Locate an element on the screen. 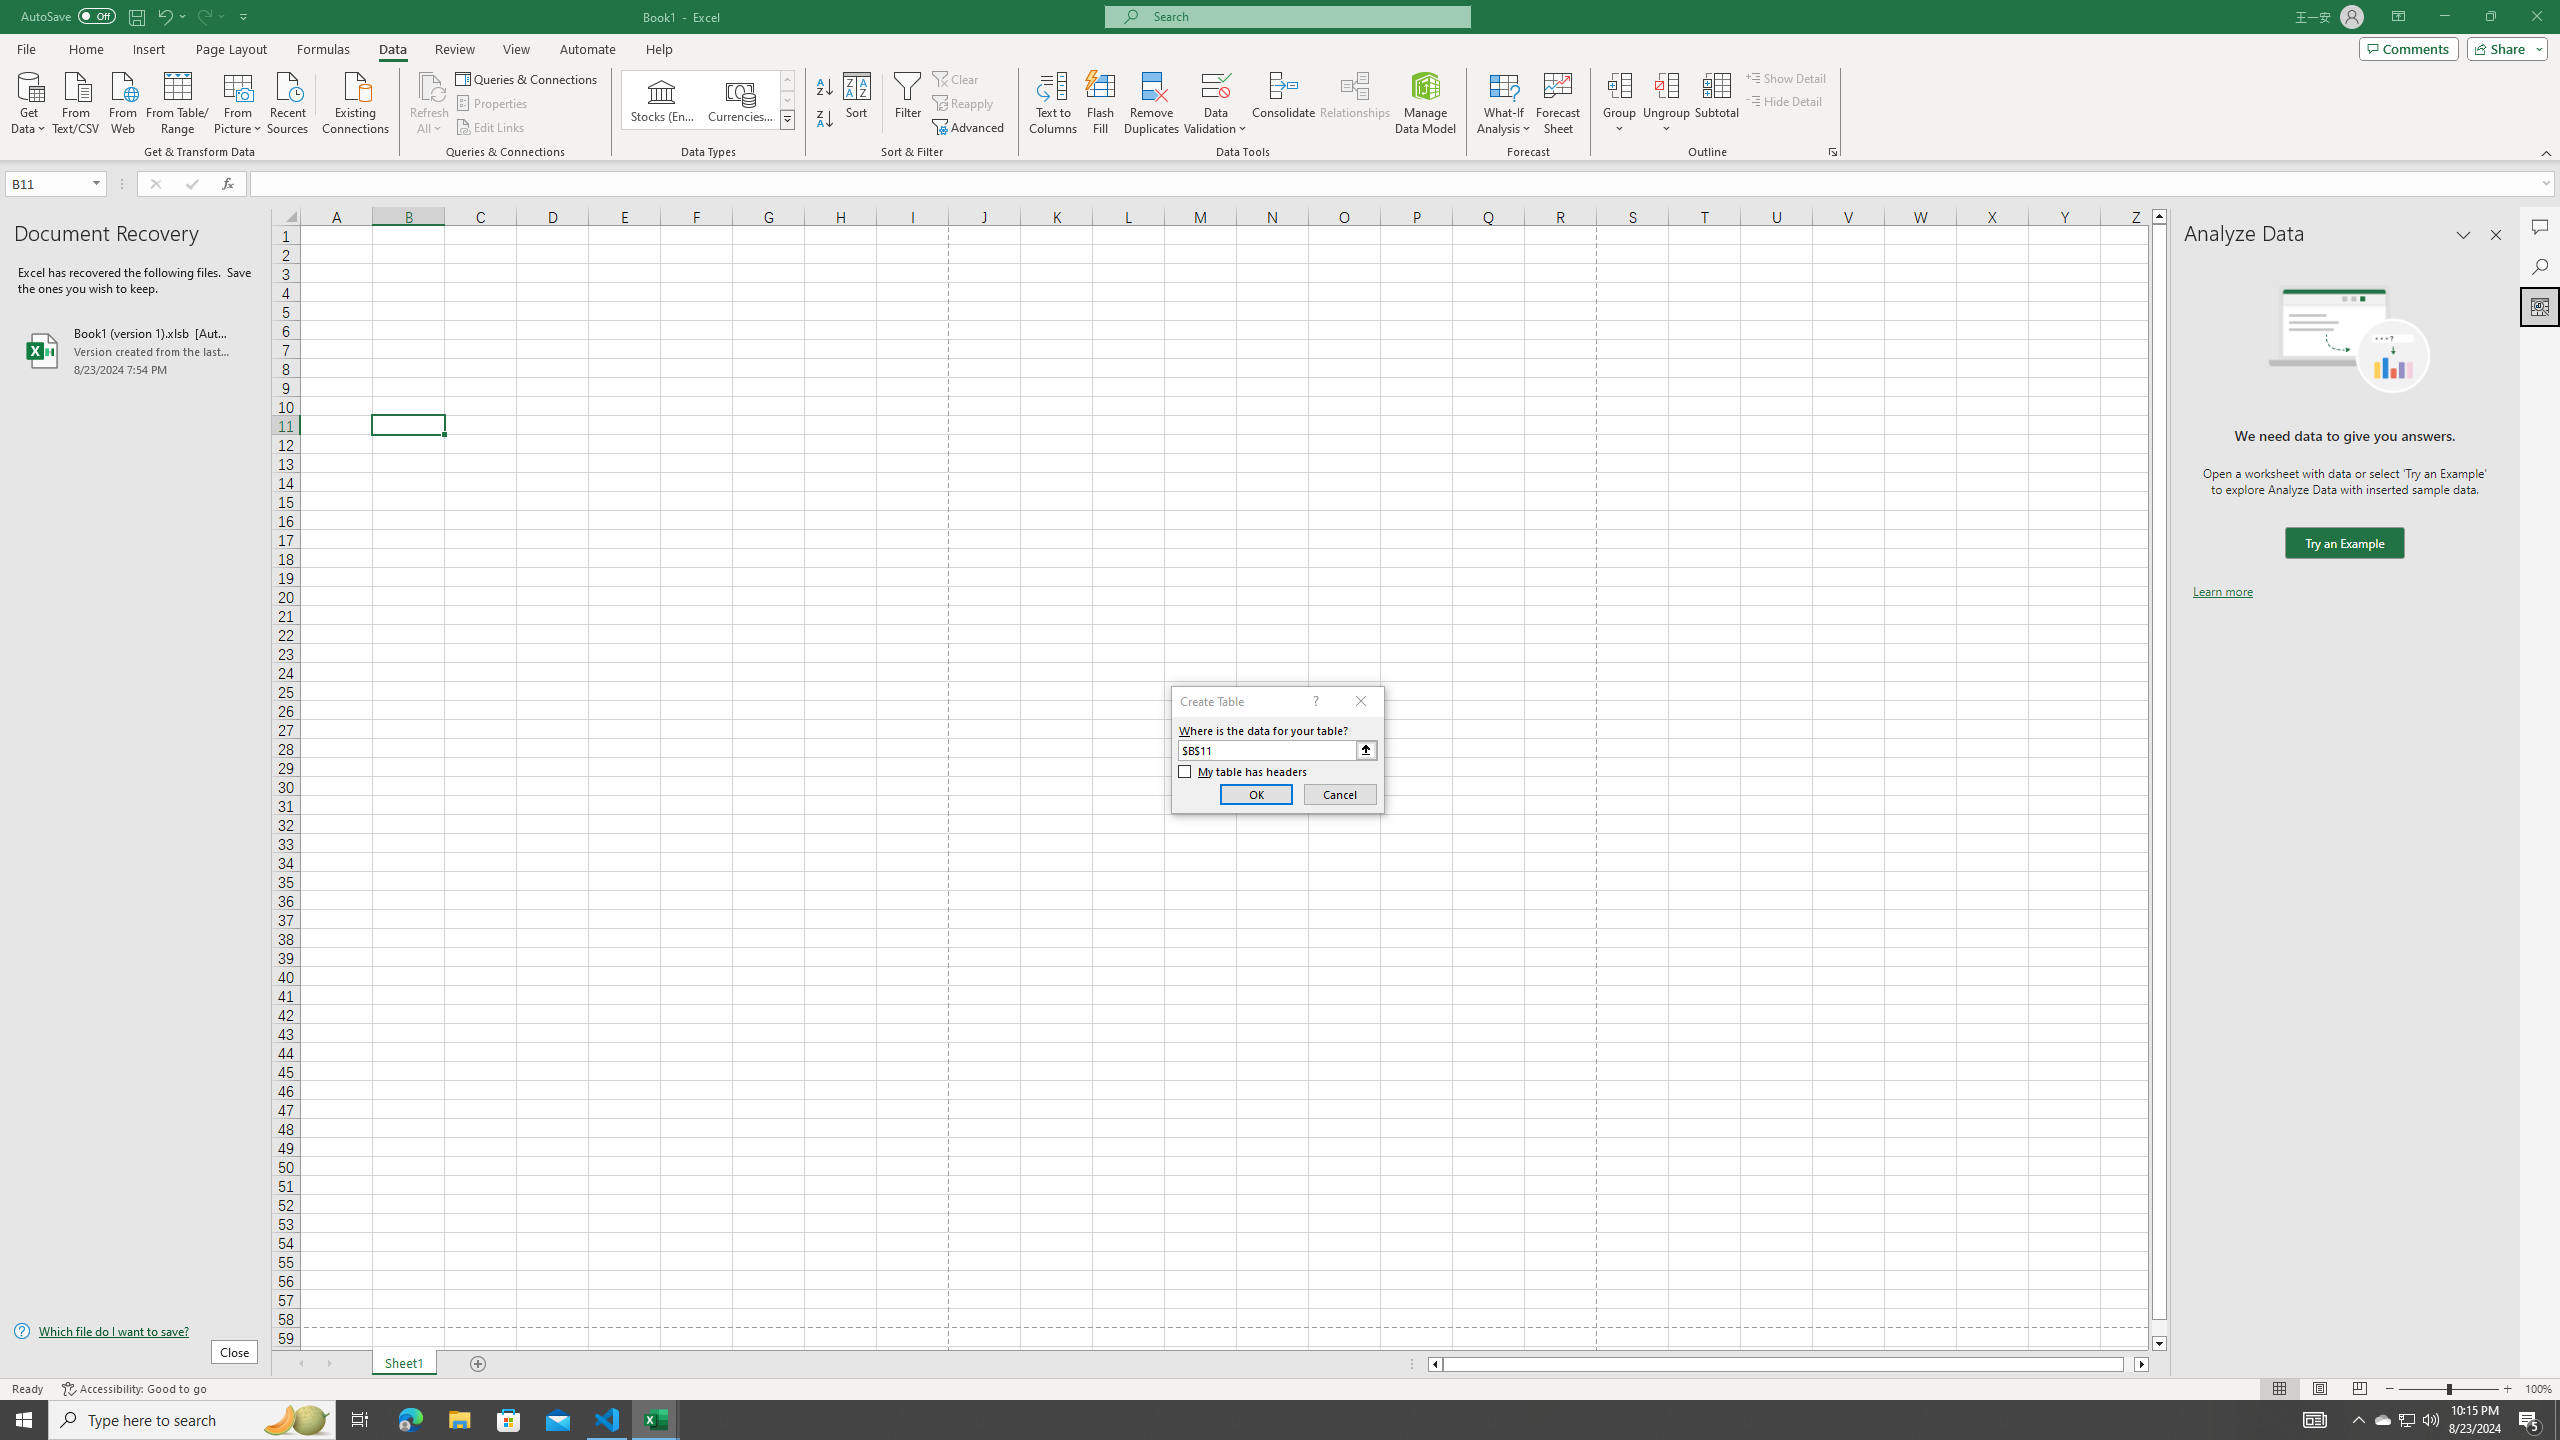 Image resolution: width=2560 pixels, height=1440 pixels. 'Column right' is located at coordinates (2141, 1363).